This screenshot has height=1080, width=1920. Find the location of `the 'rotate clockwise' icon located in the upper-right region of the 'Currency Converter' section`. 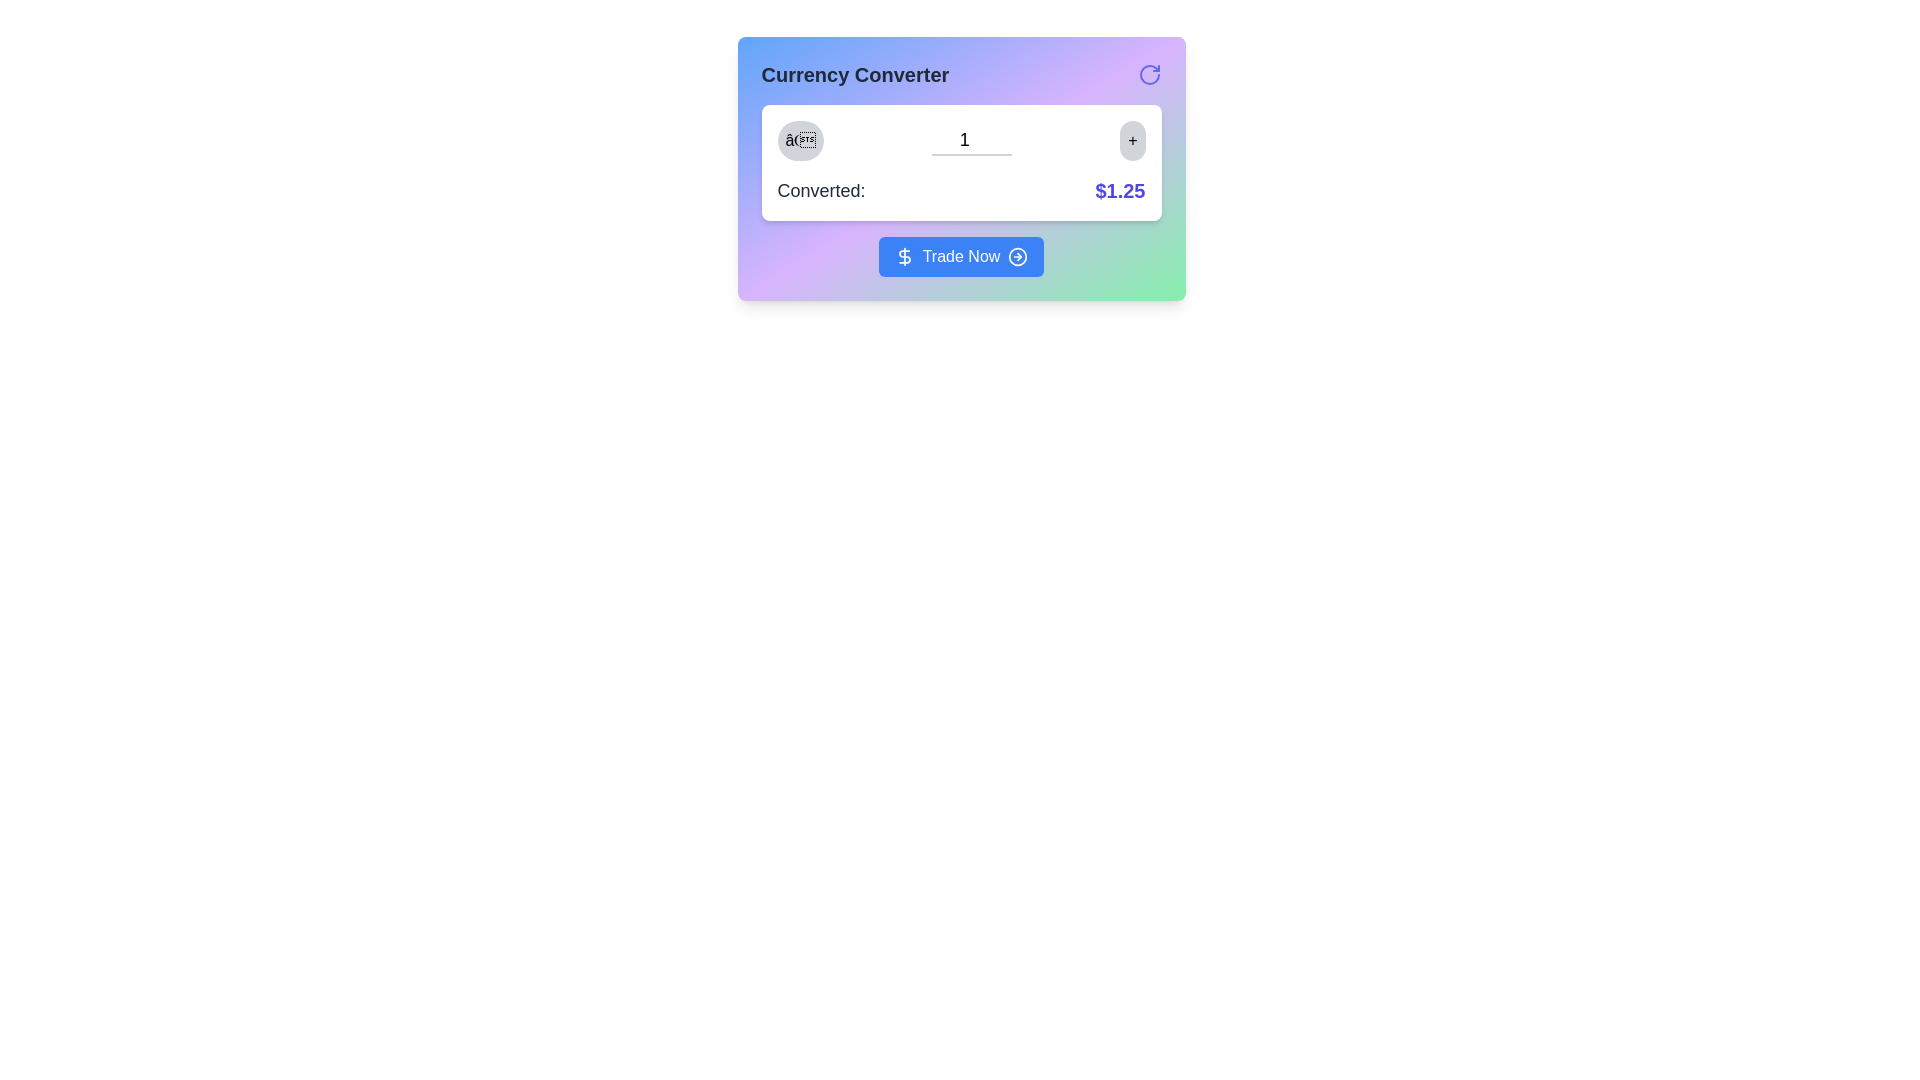

the 'rotate clockwise' icon located in the upper-right region of the 'Currency Converter' section is located at coordinates (1149, 73).